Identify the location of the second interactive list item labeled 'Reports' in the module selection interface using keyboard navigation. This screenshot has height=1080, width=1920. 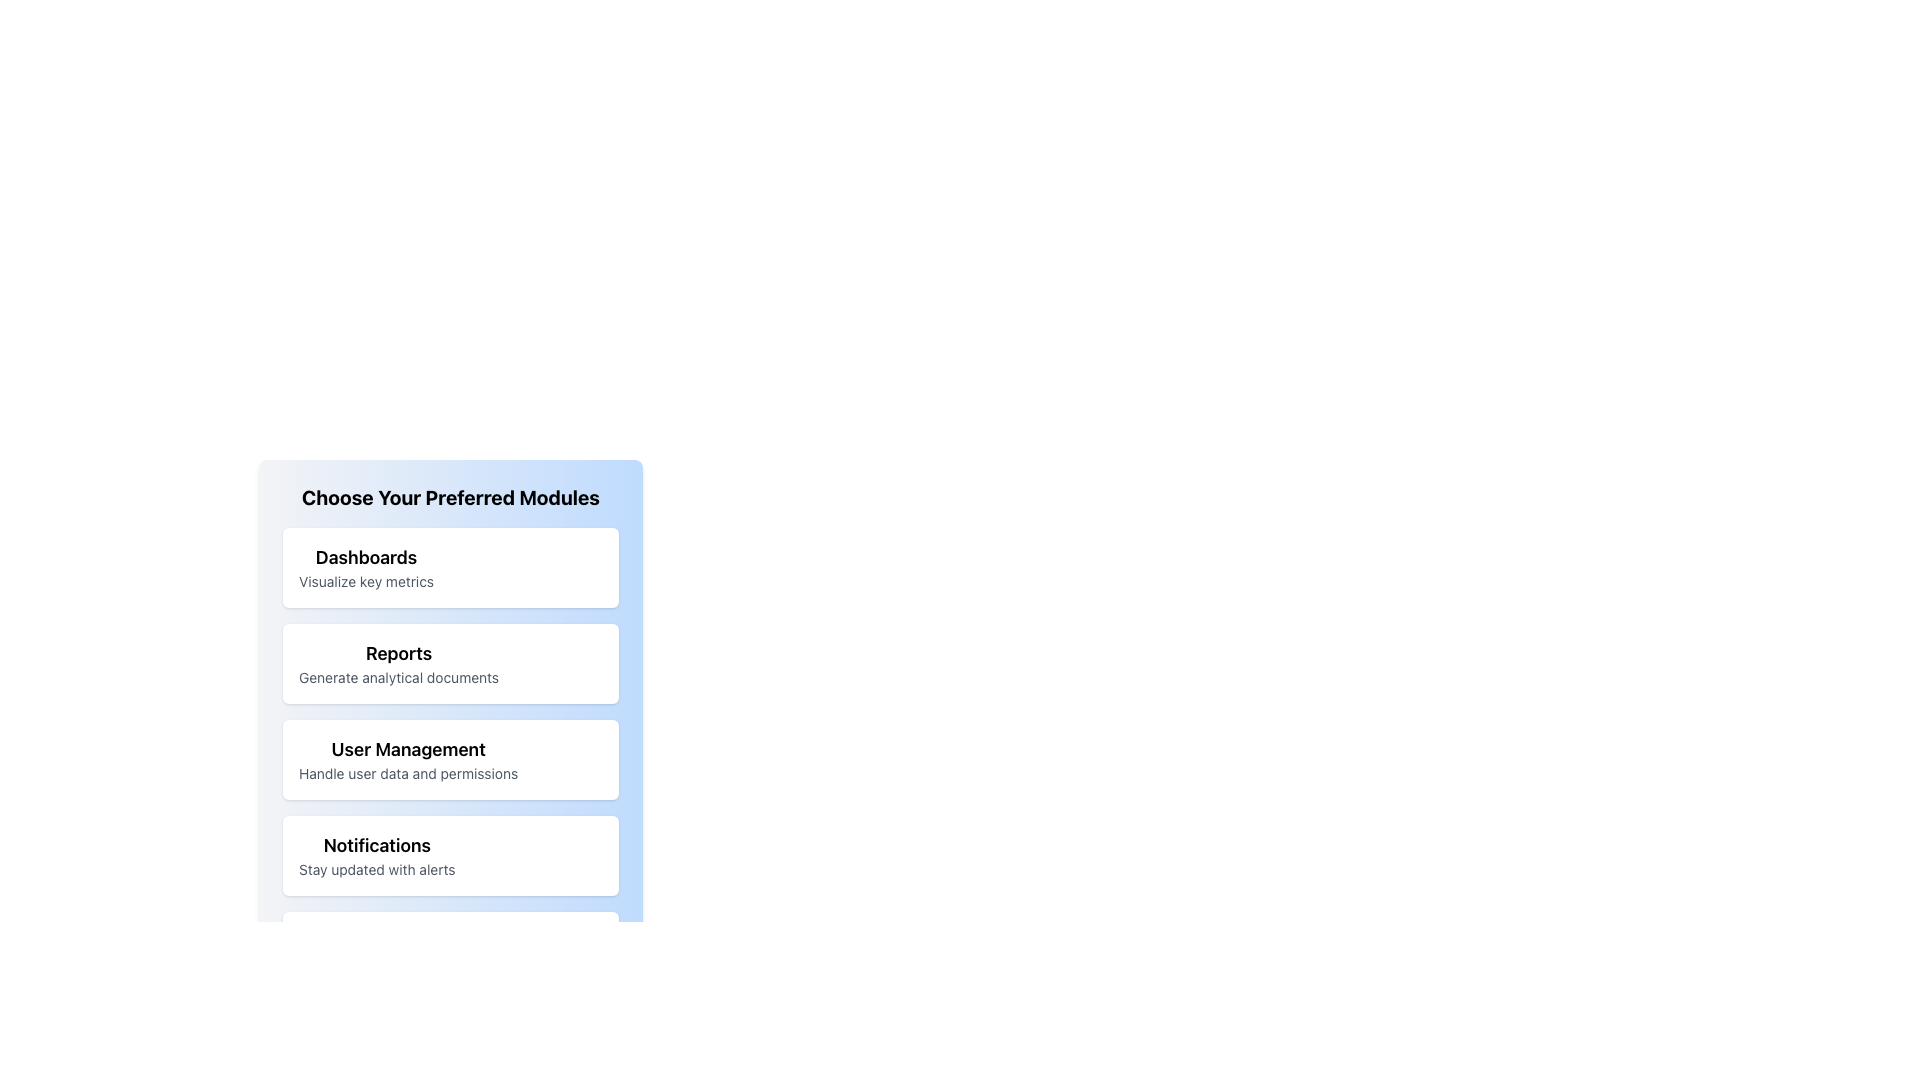
(398, 663).